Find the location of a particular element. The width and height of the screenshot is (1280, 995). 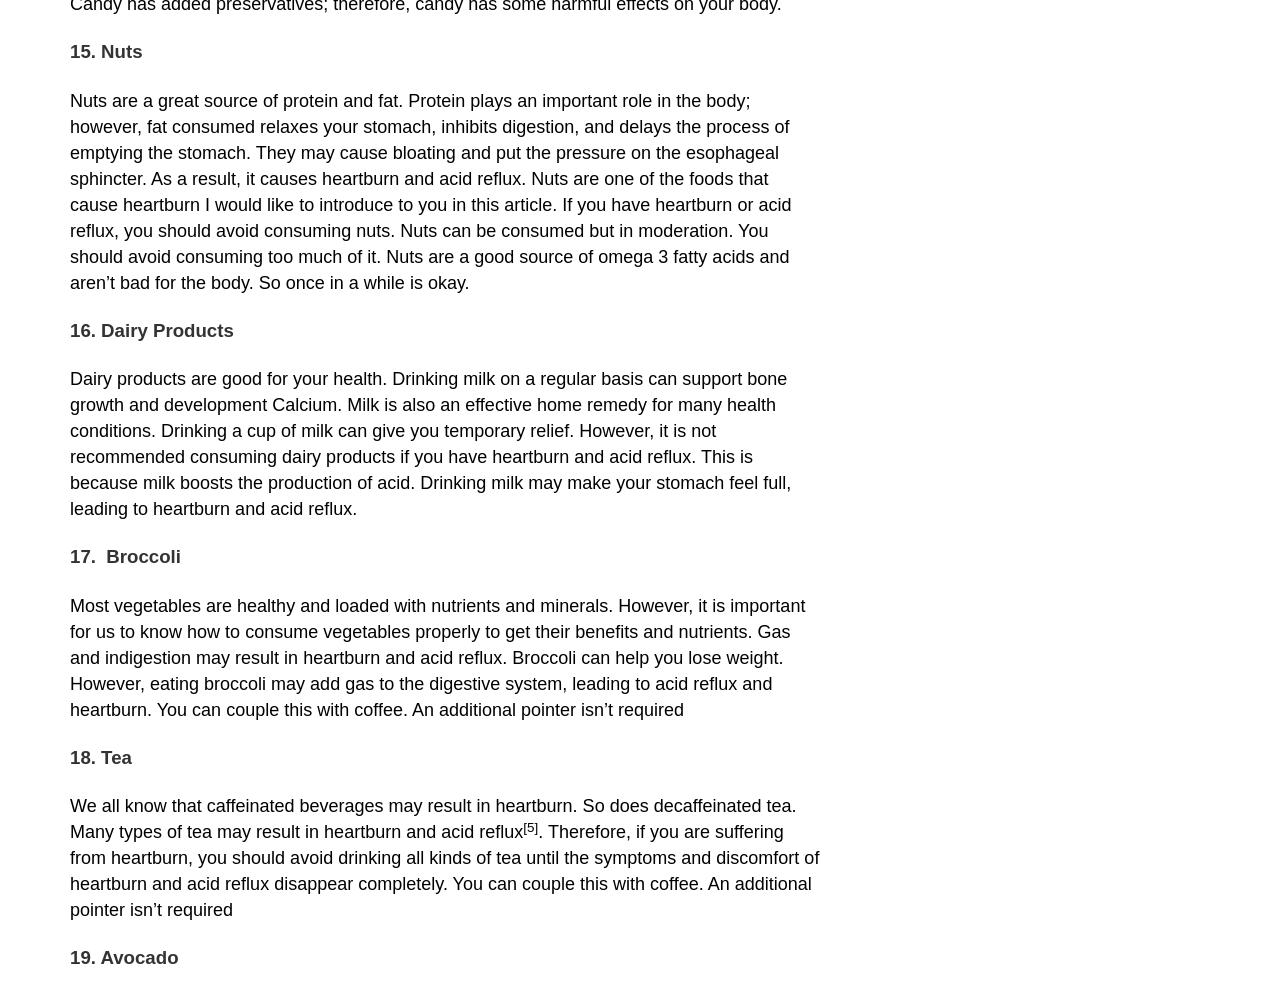

'consume vegetables properly to get their benefits and nutrients. Gas and indigestion may result in heartburn and acid reflux. Broccoli can' is located at coordinates (428, 643).